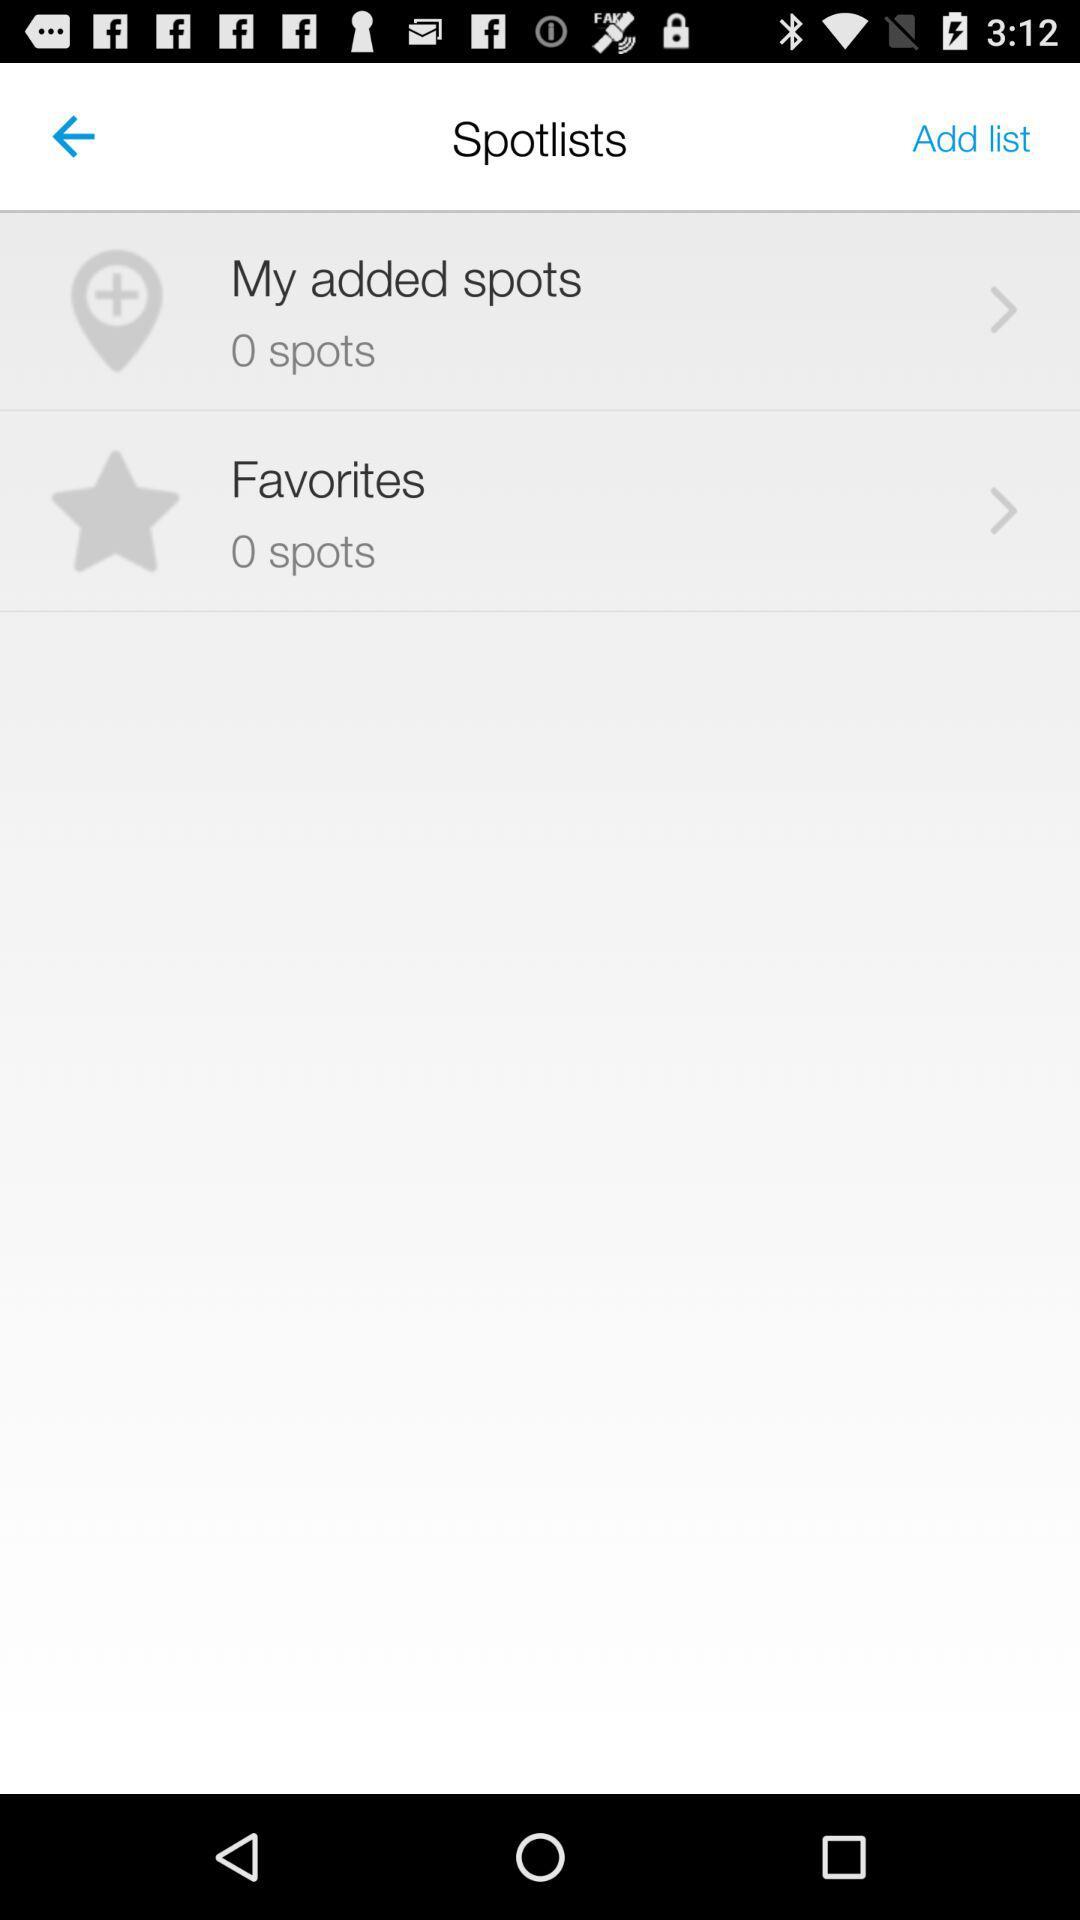 The image size is (1080, 1920). What do you see at coordinates (971, 135) in the screenshot?
I see `icon to the right of the spotlists` at bounding box center [971, 135].